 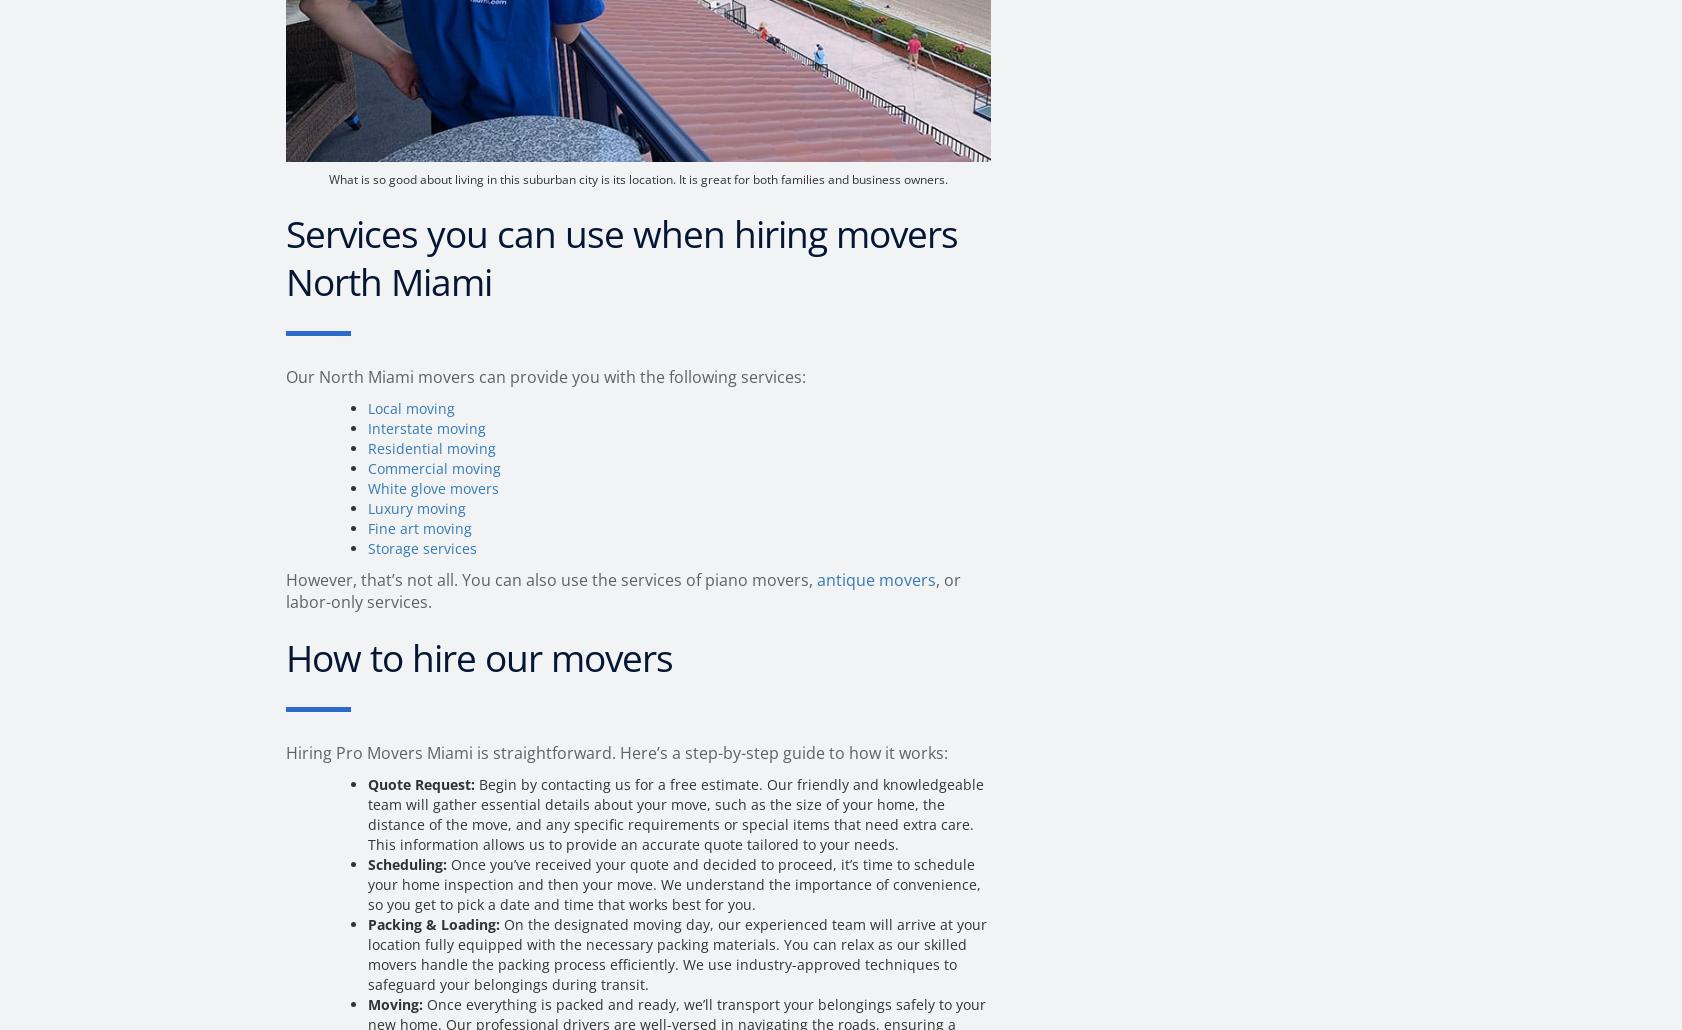 I want to click on 'Packing & Loading:', so click(x=433, y=924).